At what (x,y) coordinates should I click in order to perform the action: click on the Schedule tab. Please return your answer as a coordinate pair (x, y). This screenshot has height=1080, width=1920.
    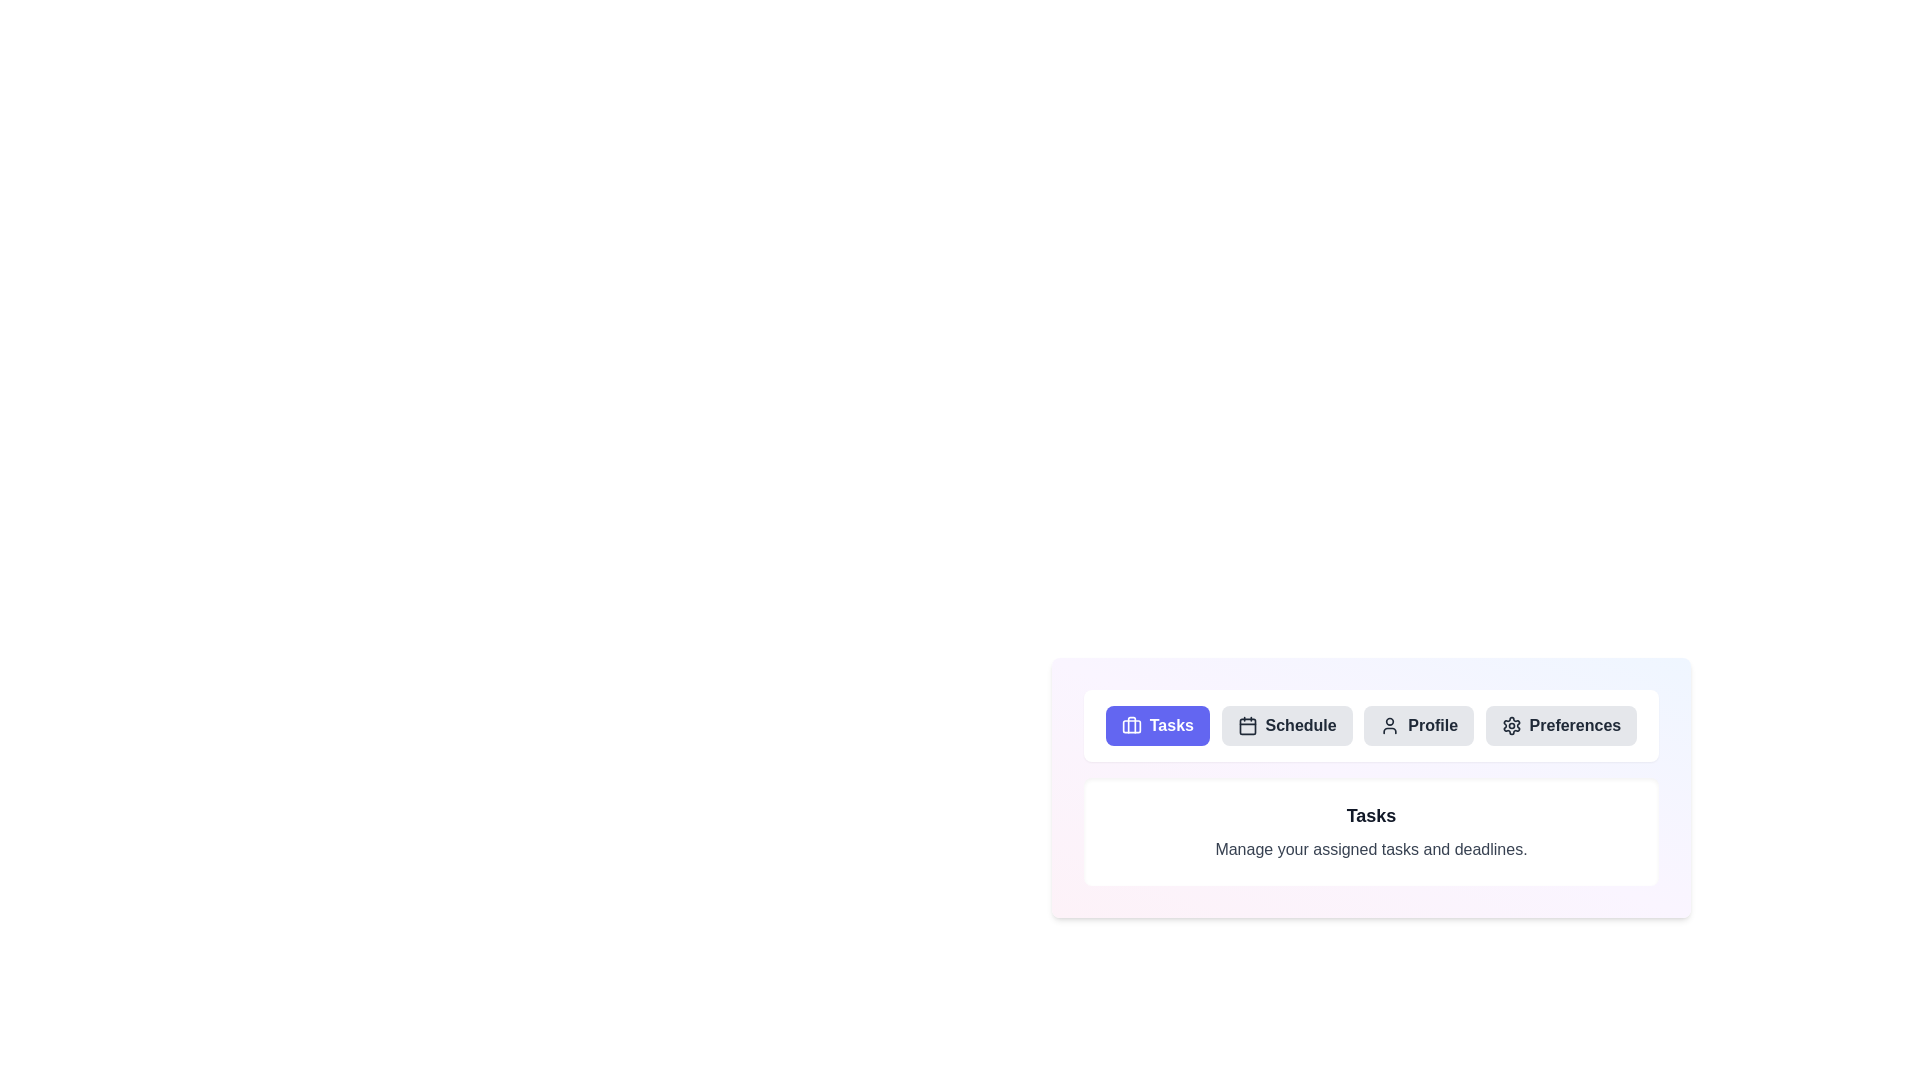
    Looking at the image, I should click on (1287, 725).